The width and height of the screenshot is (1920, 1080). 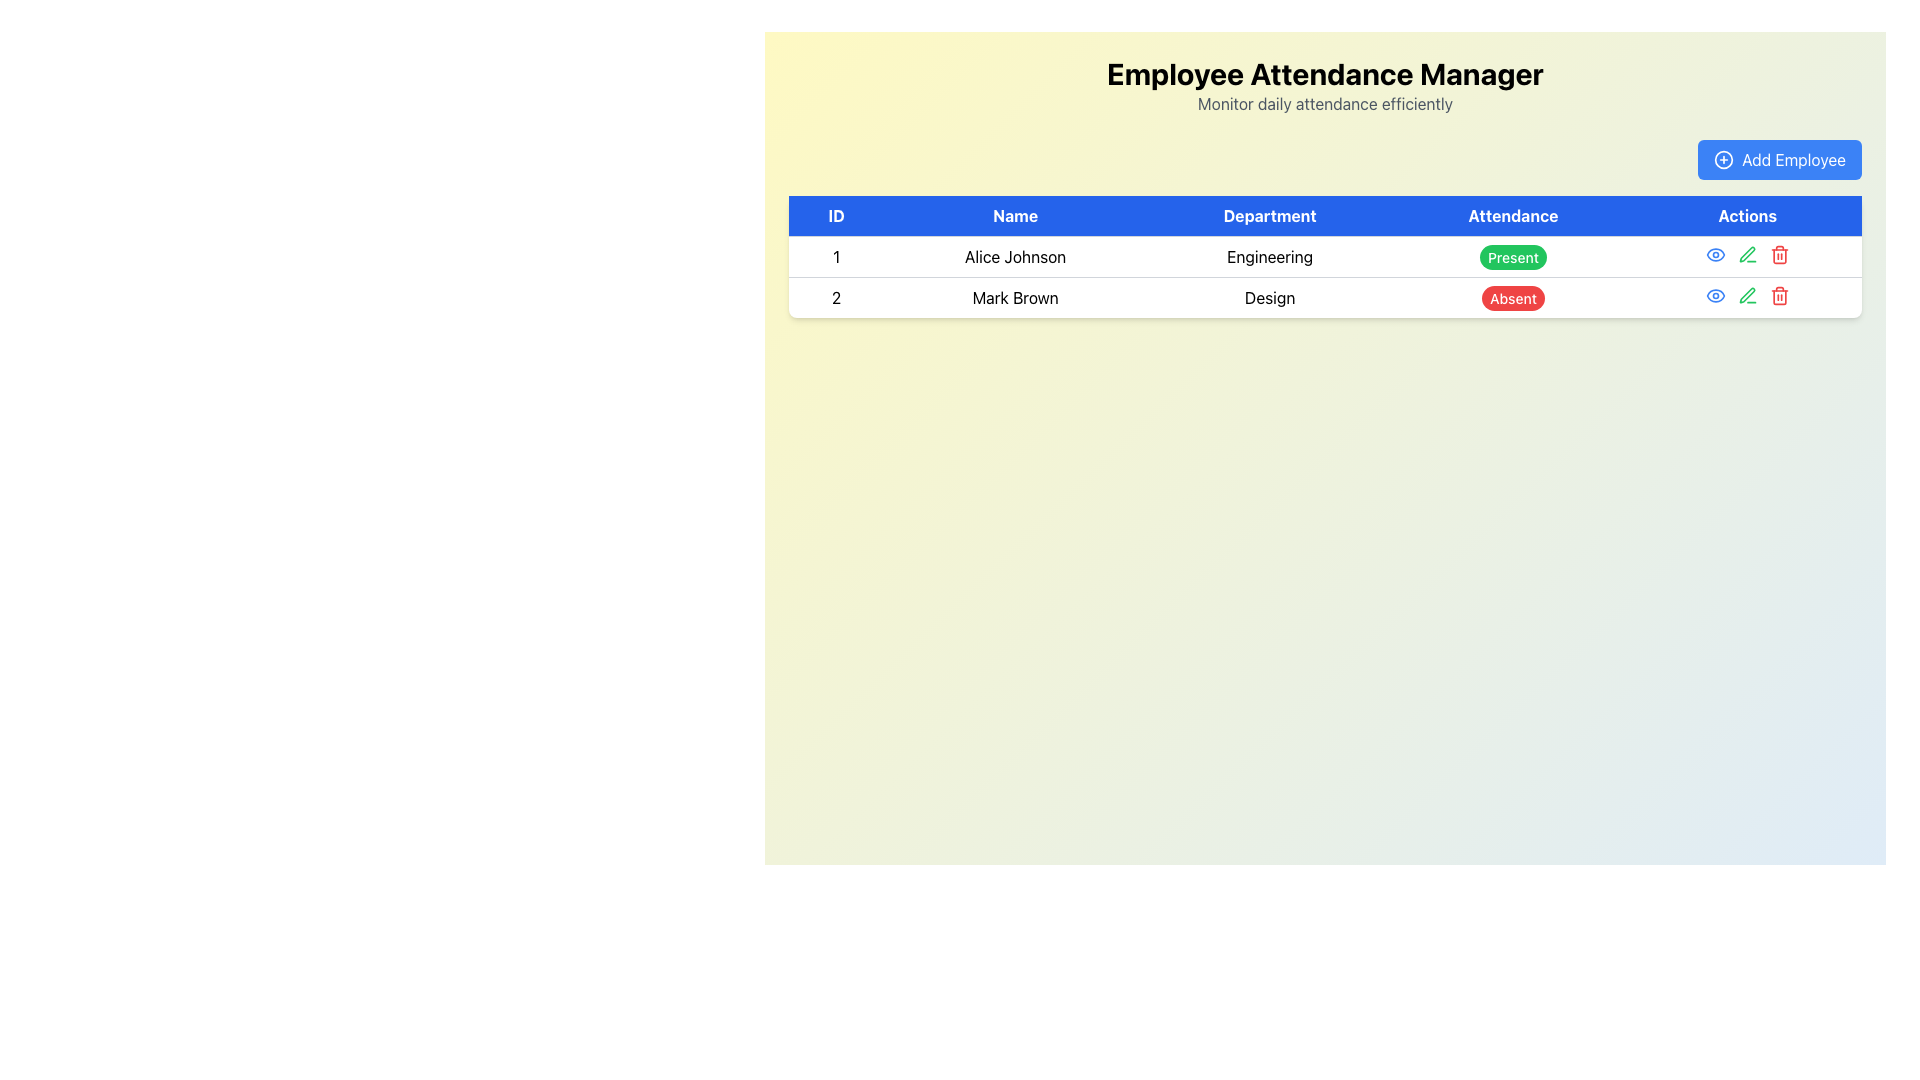 What do you see at coordinates (836, 297) in the screenshot?
I see `the table cell containing the ID '2' in the second row of the table, which is the first cell under the 'ID' column, adjacent to the cell with the name 'Mark Brown'` at bounding box center [836, 297].